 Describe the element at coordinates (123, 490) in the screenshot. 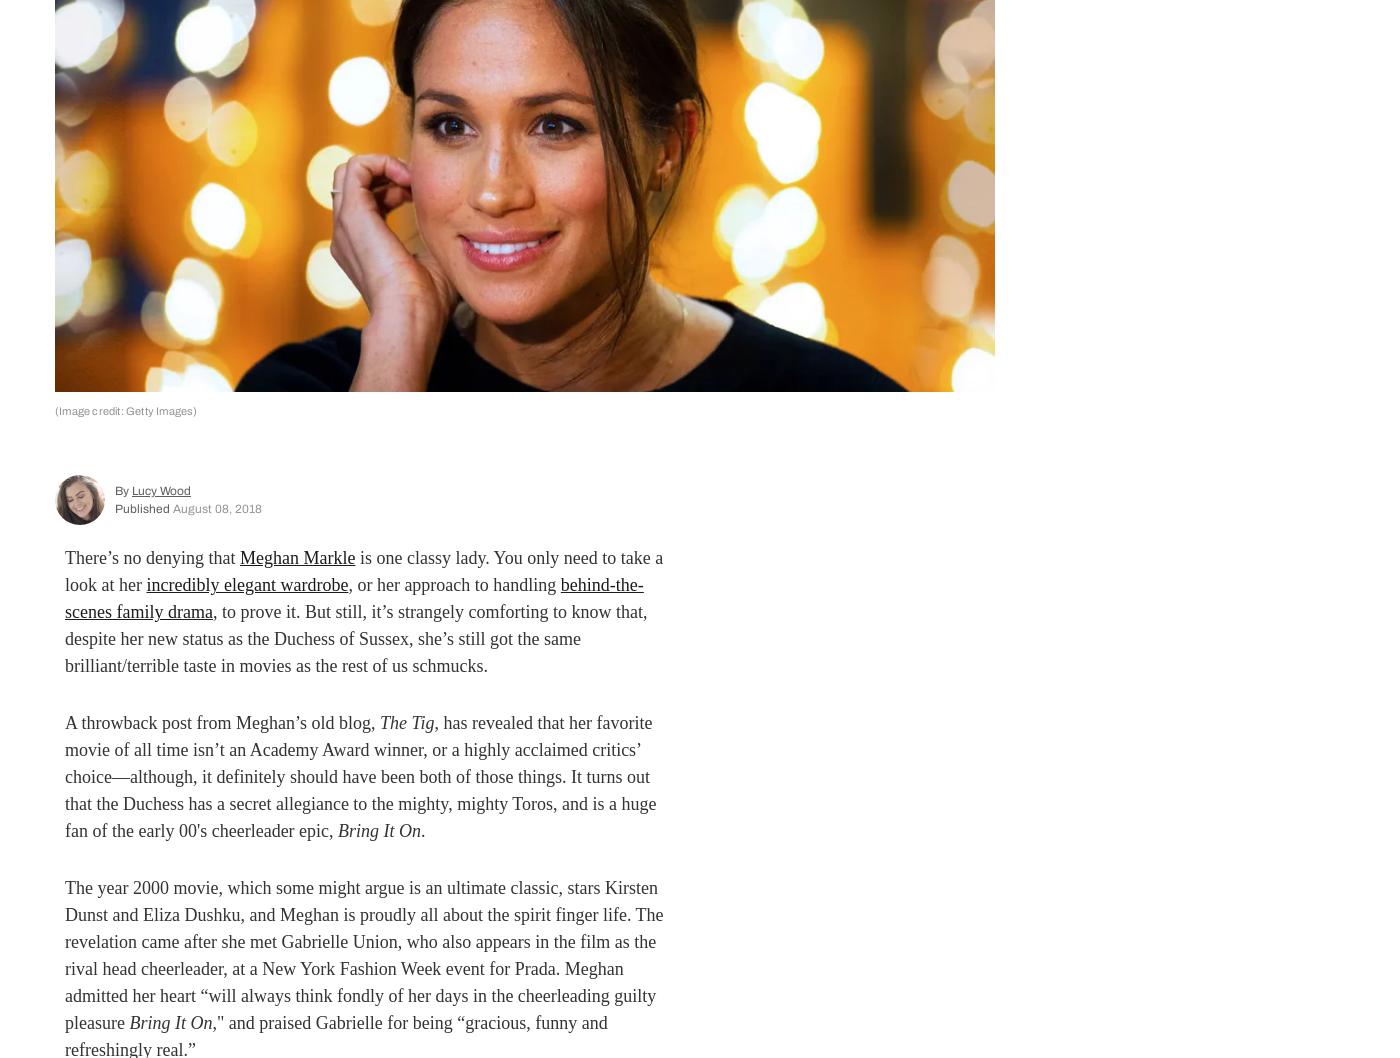

I see `'By'` at that location.